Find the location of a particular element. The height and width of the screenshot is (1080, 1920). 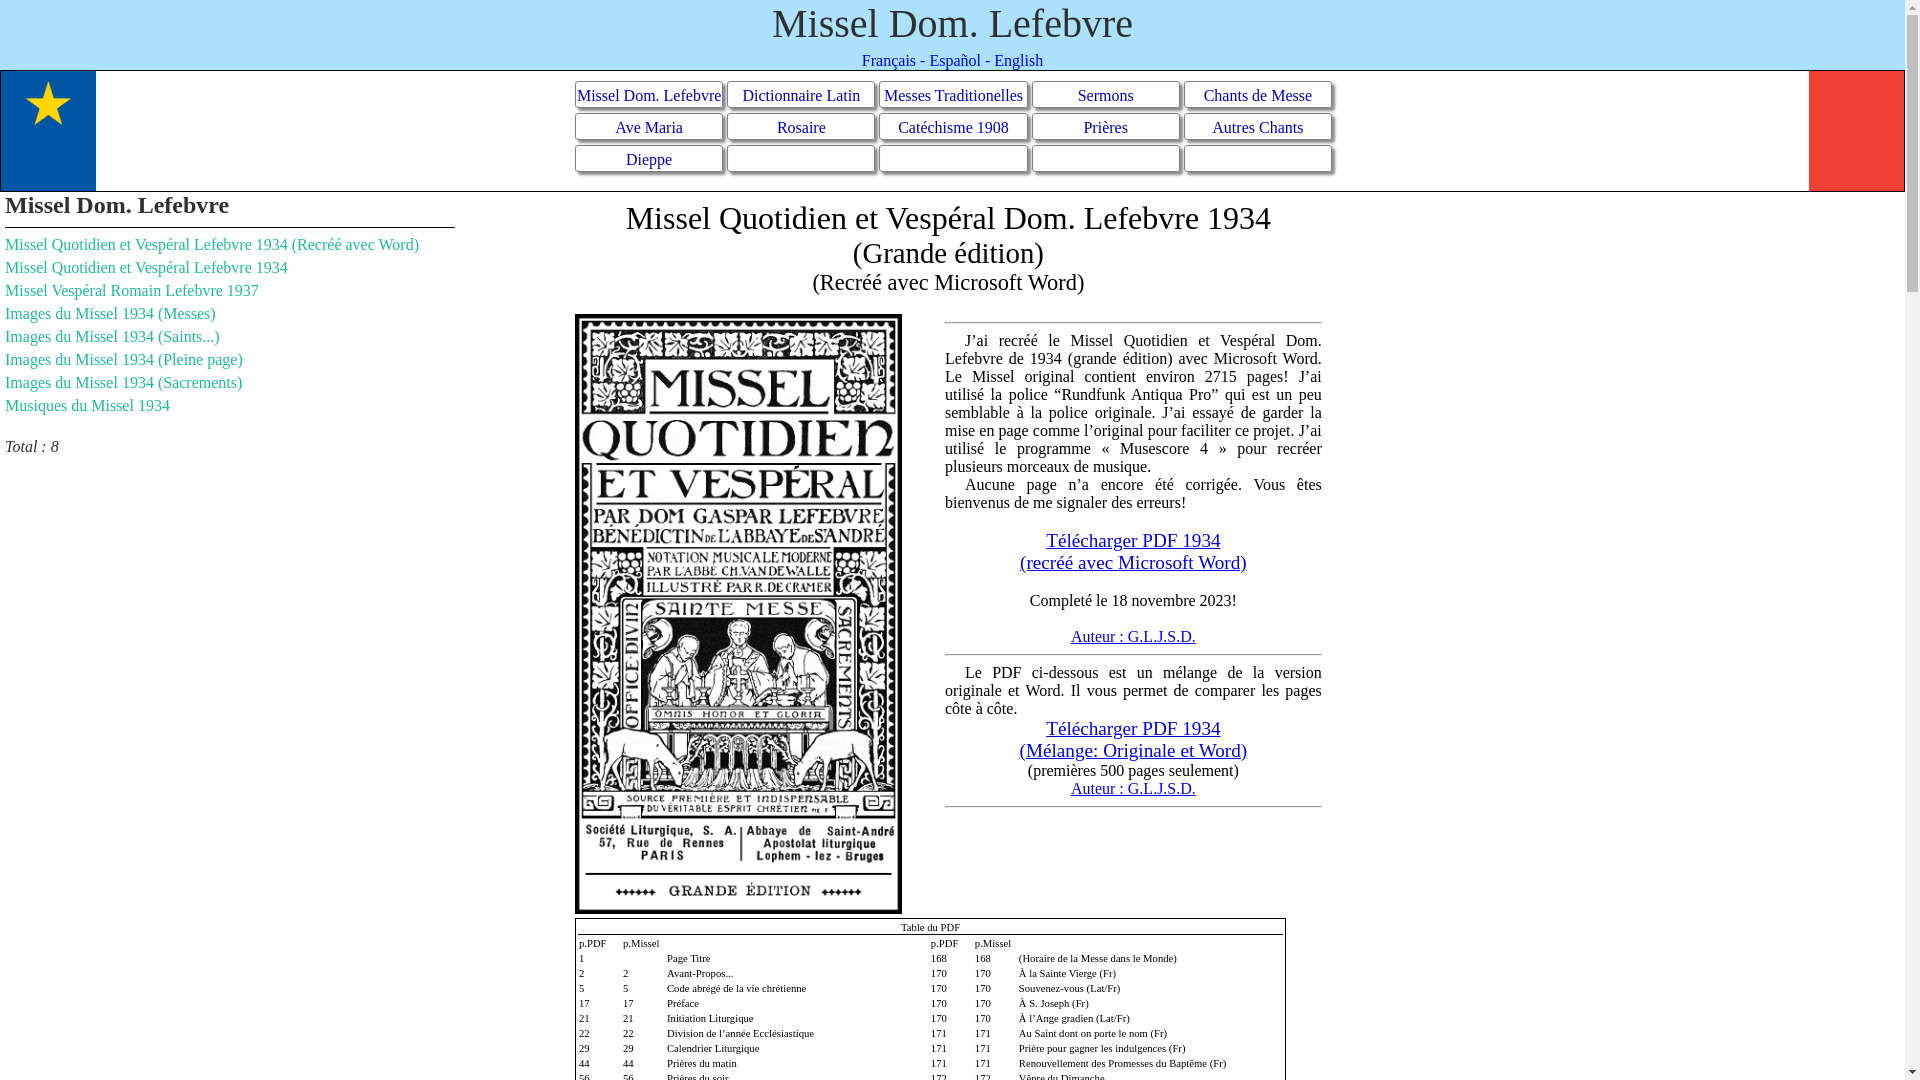

'Sermons' is located at coordinates (1104, 94).